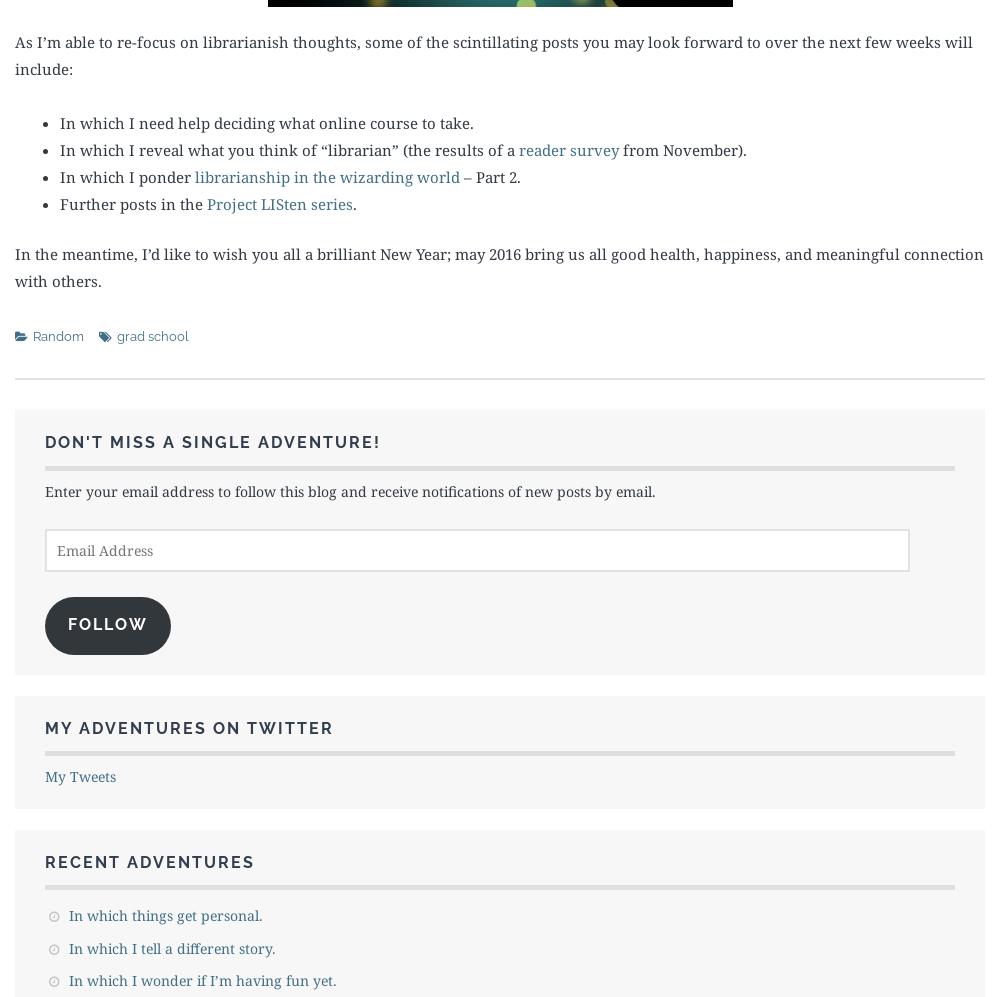 This screenshot has width=1000, height=997. Describe the element at coordinates (33, 334) in the screenshot. I see `'Random'` at that location.